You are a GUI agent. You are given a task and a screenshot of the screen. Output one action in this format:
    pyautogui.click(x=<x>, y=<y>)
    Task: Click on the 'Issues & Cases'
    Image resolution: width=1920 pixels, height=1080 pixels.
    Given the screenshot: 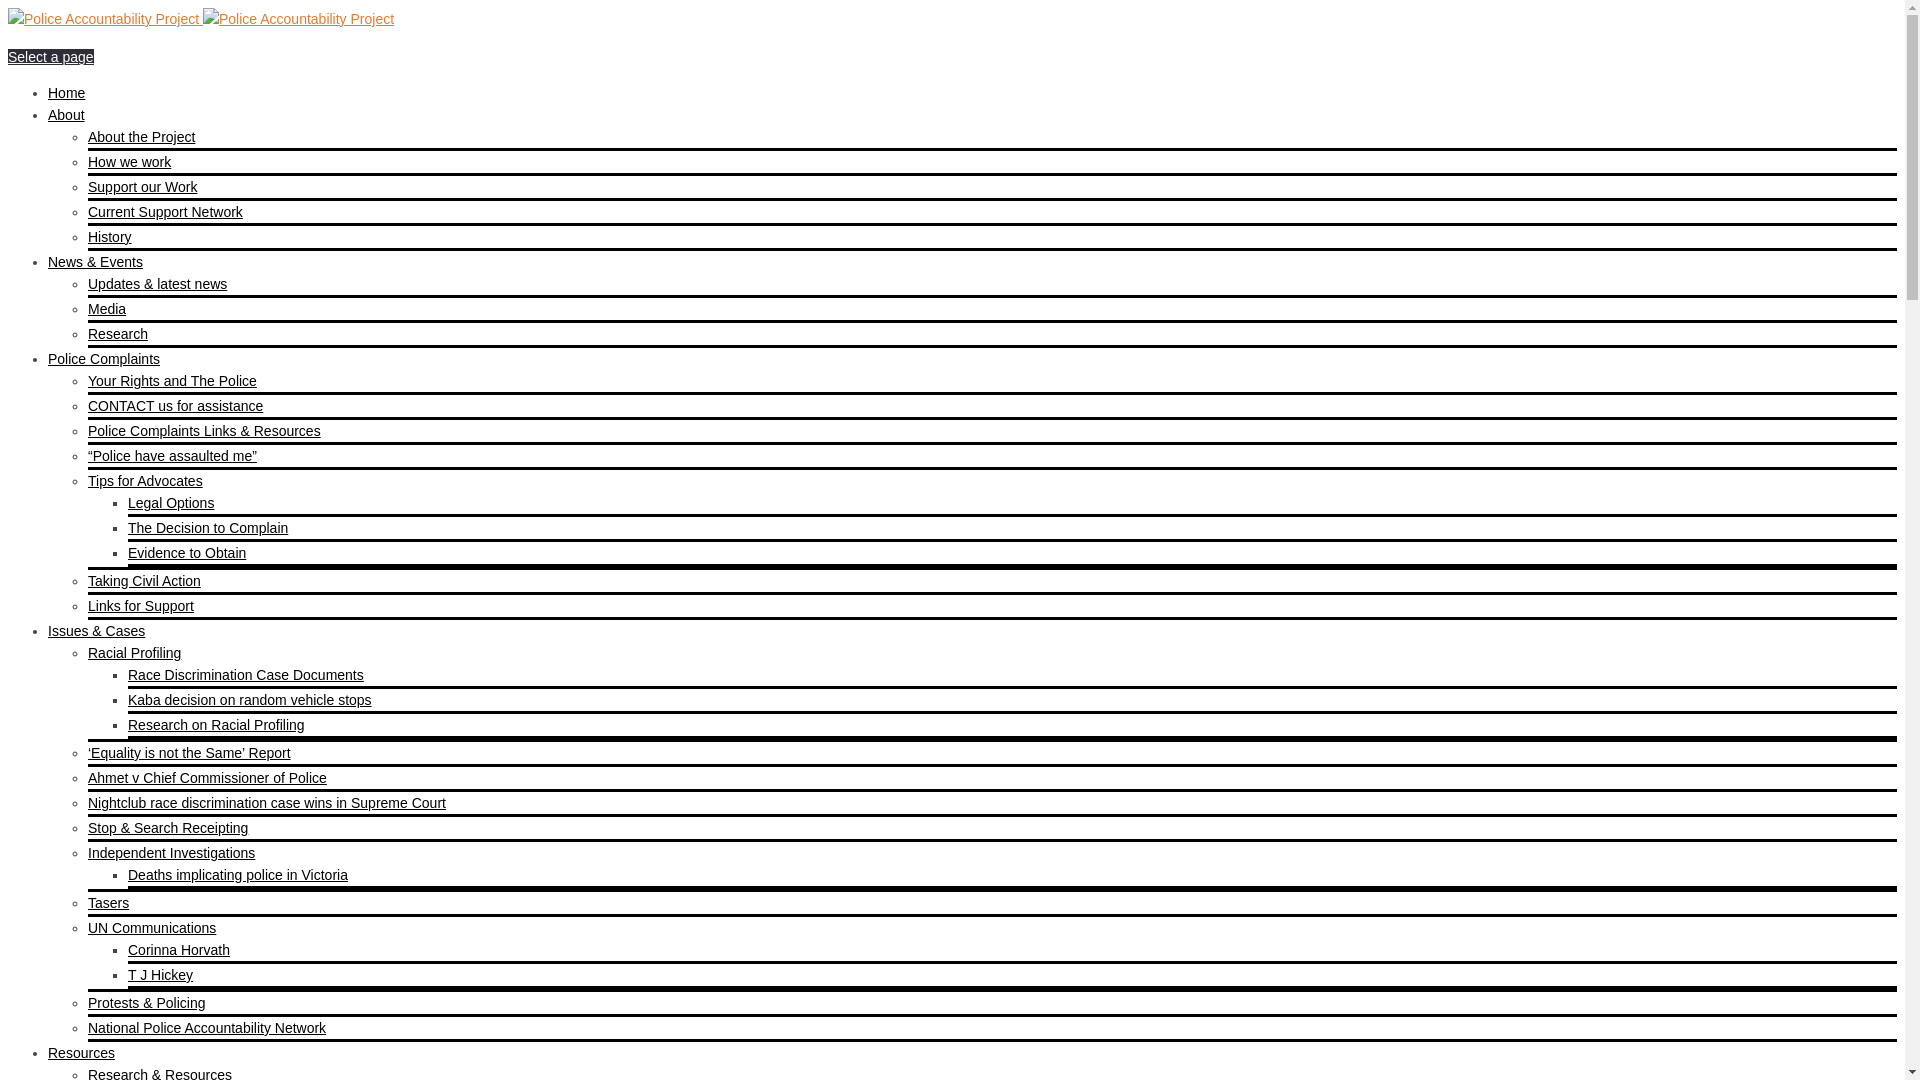 What is the action you would take?
    pyautogui.click(x=95, y=631)
    